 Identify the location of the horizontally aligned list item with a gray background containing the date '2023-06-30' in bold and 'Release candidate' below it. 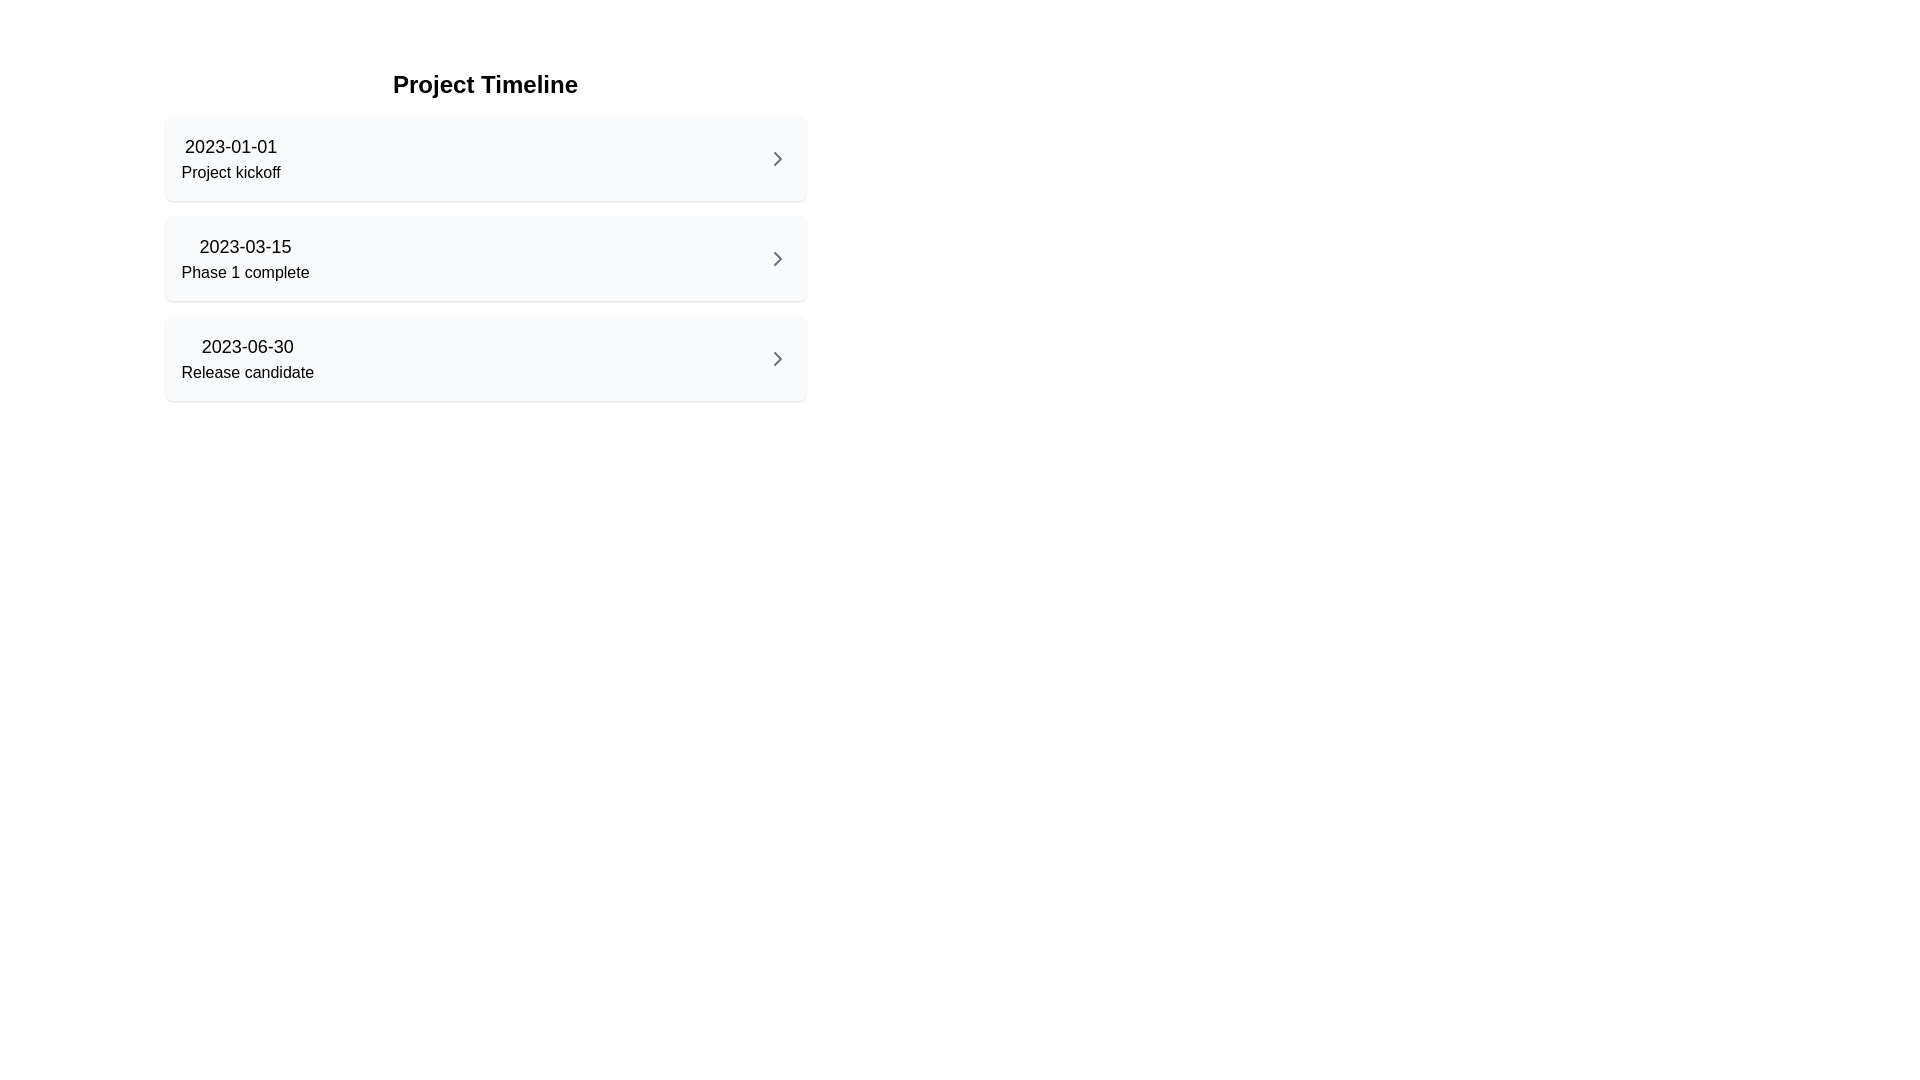
(485, 357).